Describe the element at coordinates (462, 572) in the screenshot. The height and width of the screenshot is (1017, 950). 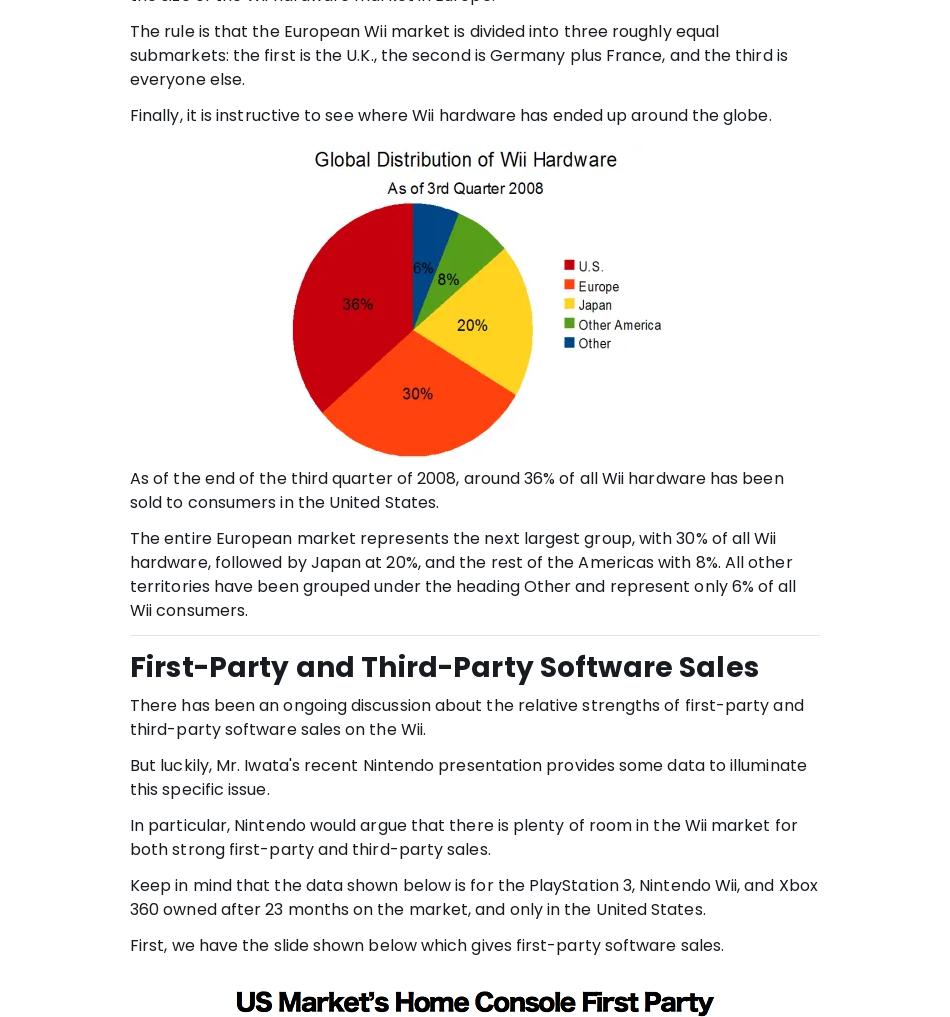
I see `'The
entire European market represents the next largest group, with 30% of
all Wii hardware, followed by Japan at 20%, and the rest of the
Americas with 8%. All other territories have been grouped under the
heading Other and represent only 6% of all Wii consumers.'` at that location.